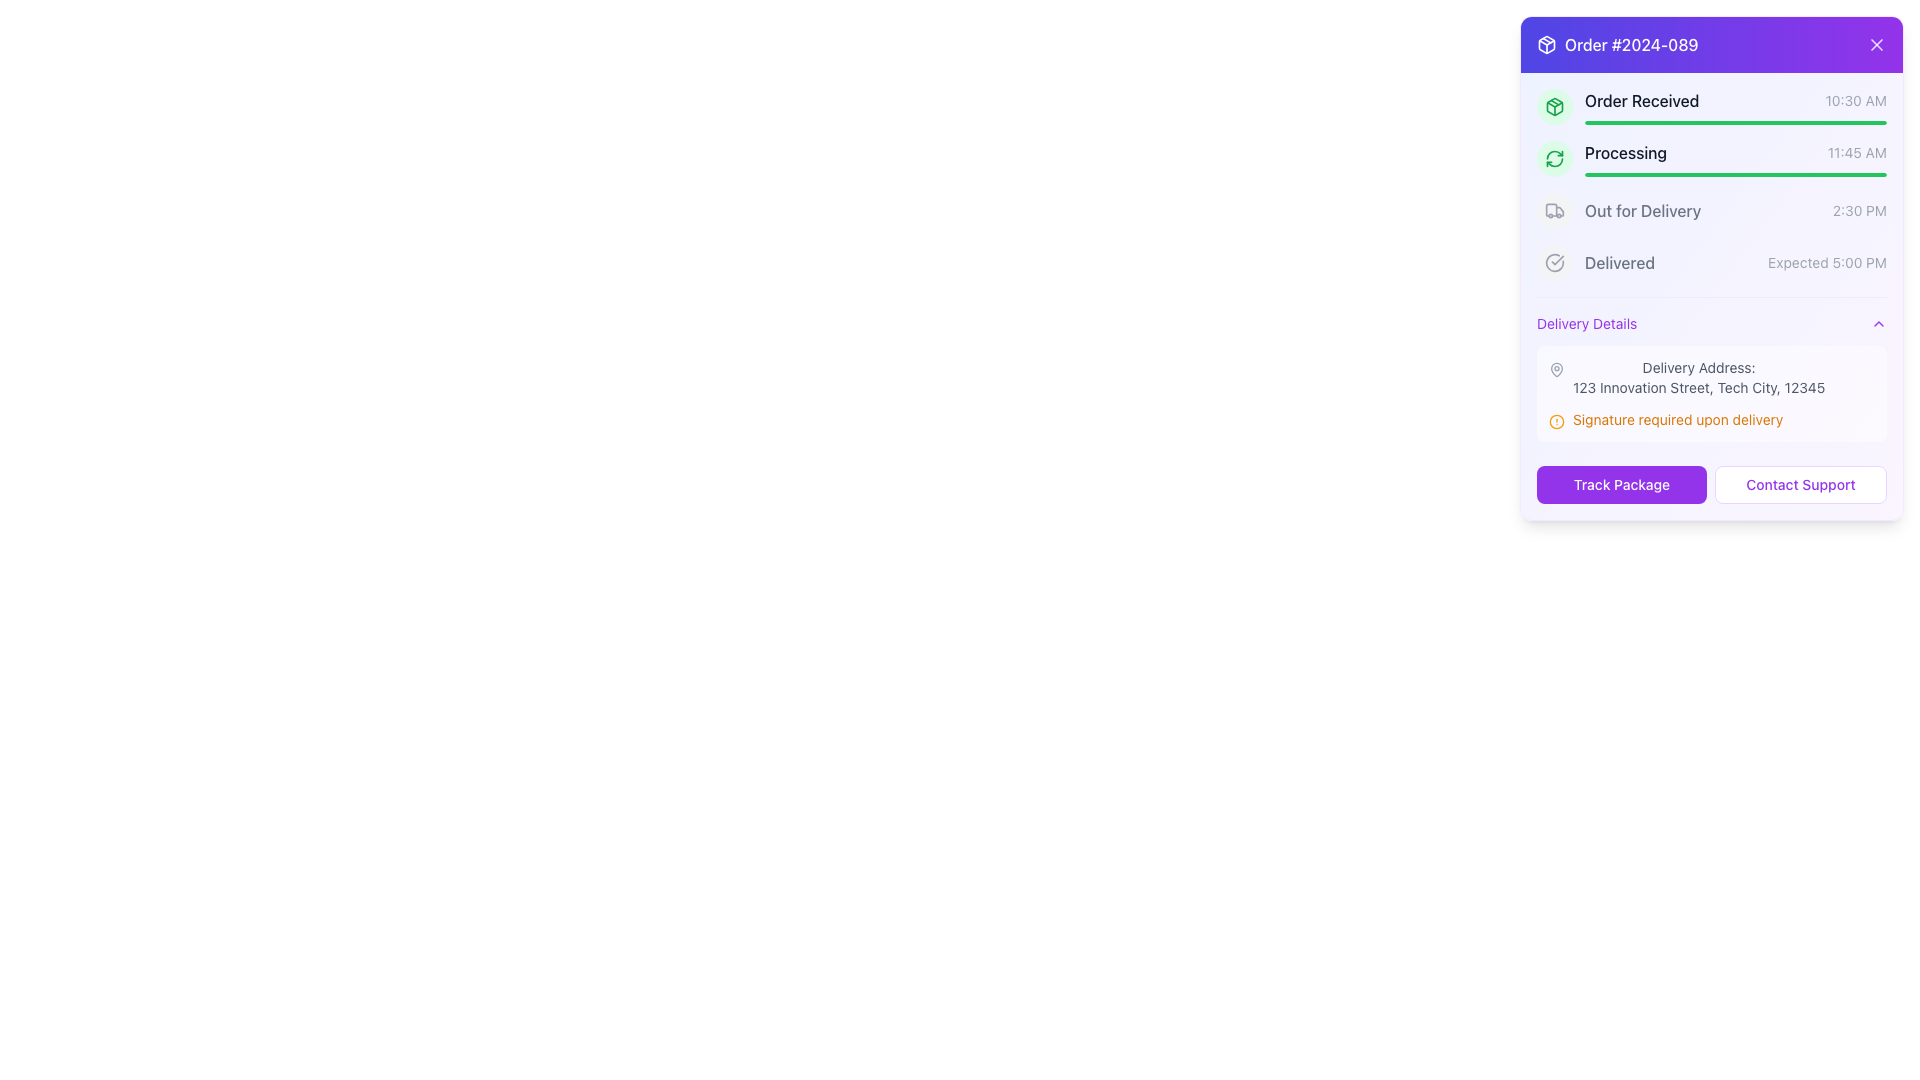  Describe the element at coordinates (1586, 323) in the screenshot. I see `the 'Delivery Details' text label, which serves as a section header guiding the user to the delivery details section of the interface` at that location.